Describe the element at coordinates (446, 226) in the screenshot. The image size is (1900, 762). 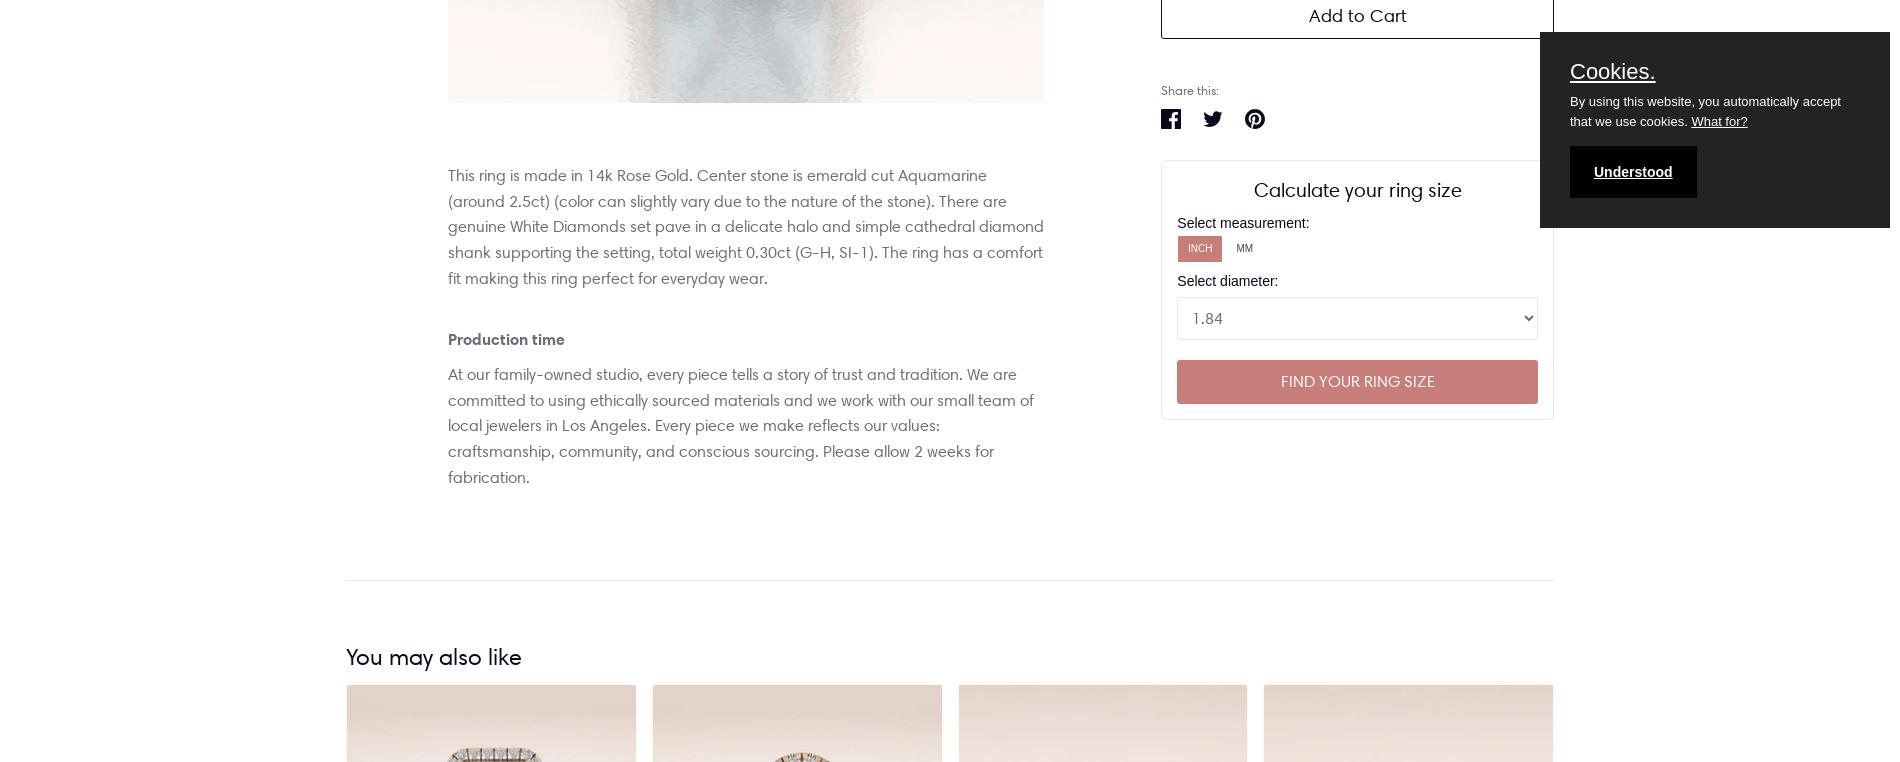
I see `'This ring is made in 14k Rose Gold. Center stone is emerald cut Aquamarine (around 2.5ct) (color can slightly vary due to the nature of the stone). There are genuine White Diamonds set pave in a delicate halo and simple cathedral diamond shank supporting the setting, total weight 0.30ct (G-H, SI-1). The ring has a comfort fit making this ring perfect for everyday wear.'` at that location.